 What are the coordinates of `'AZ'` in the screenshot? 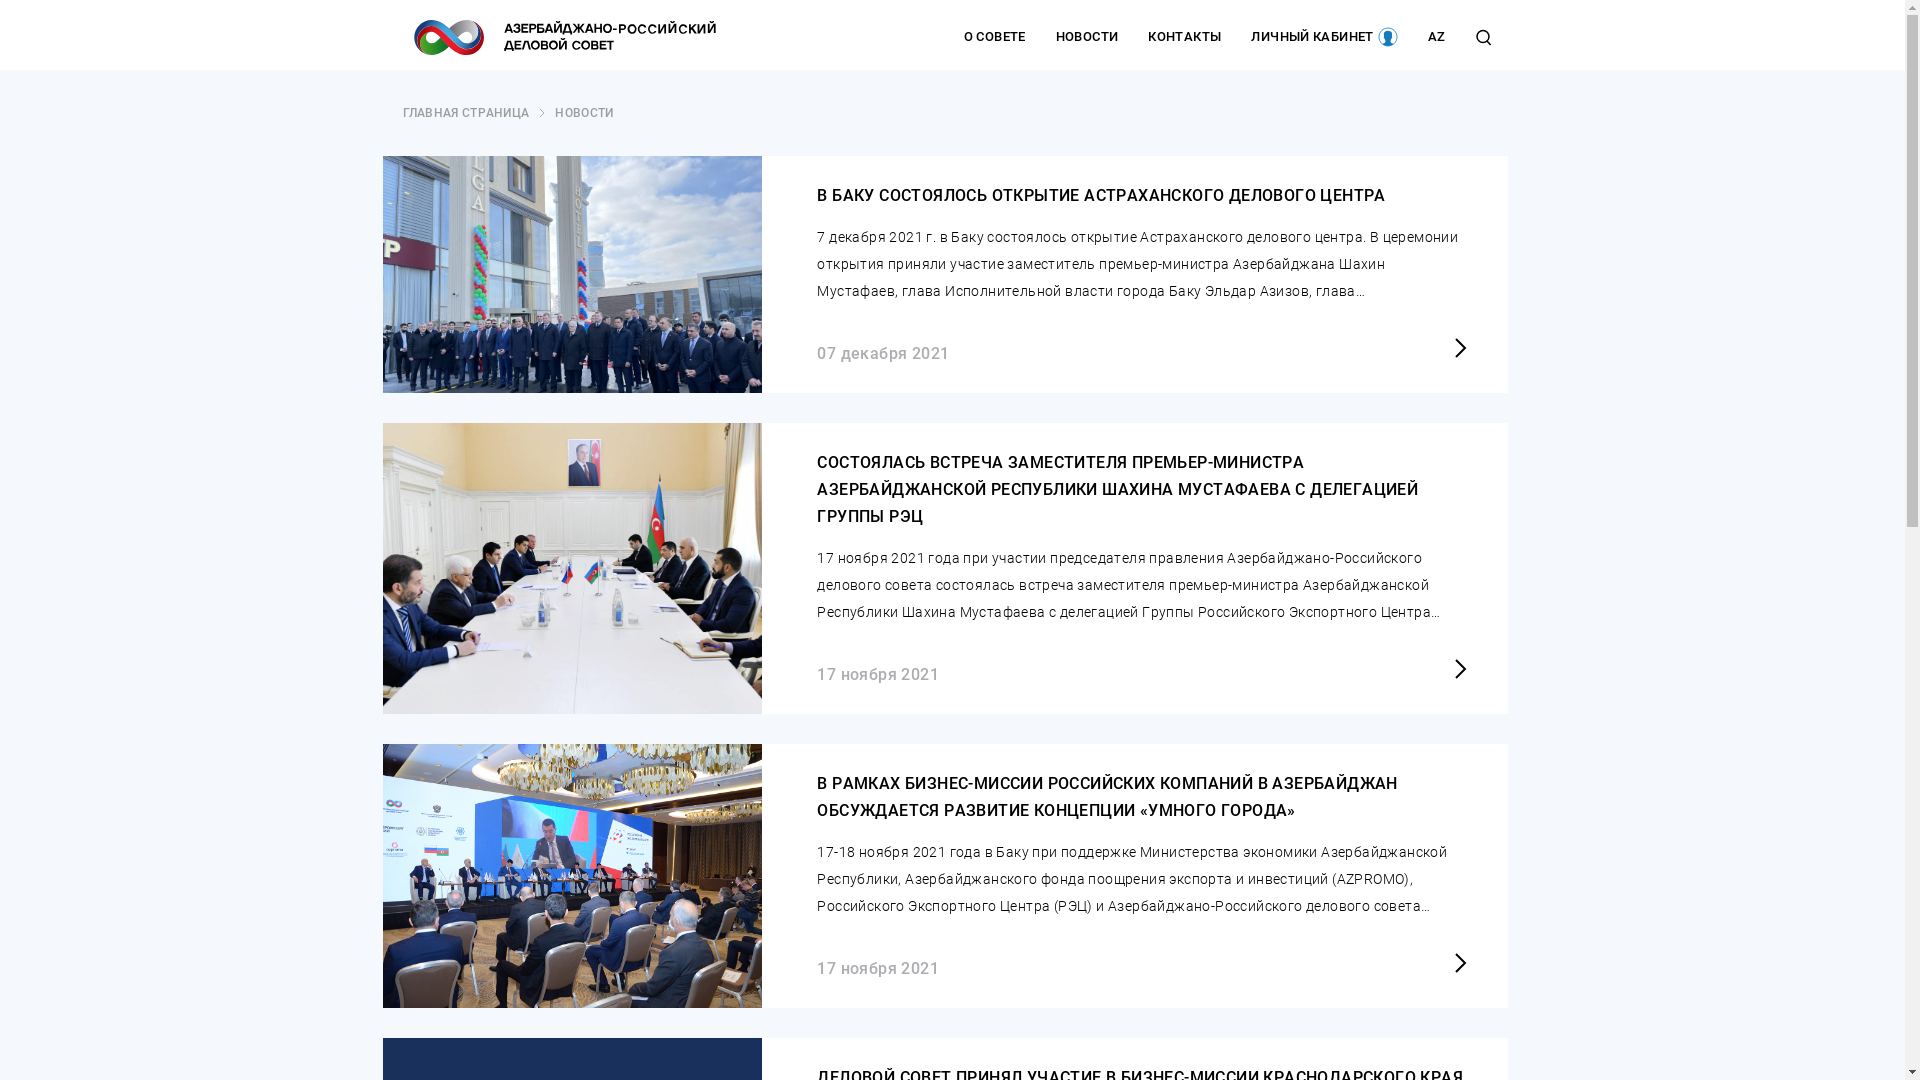 It's located at (1435, 37).